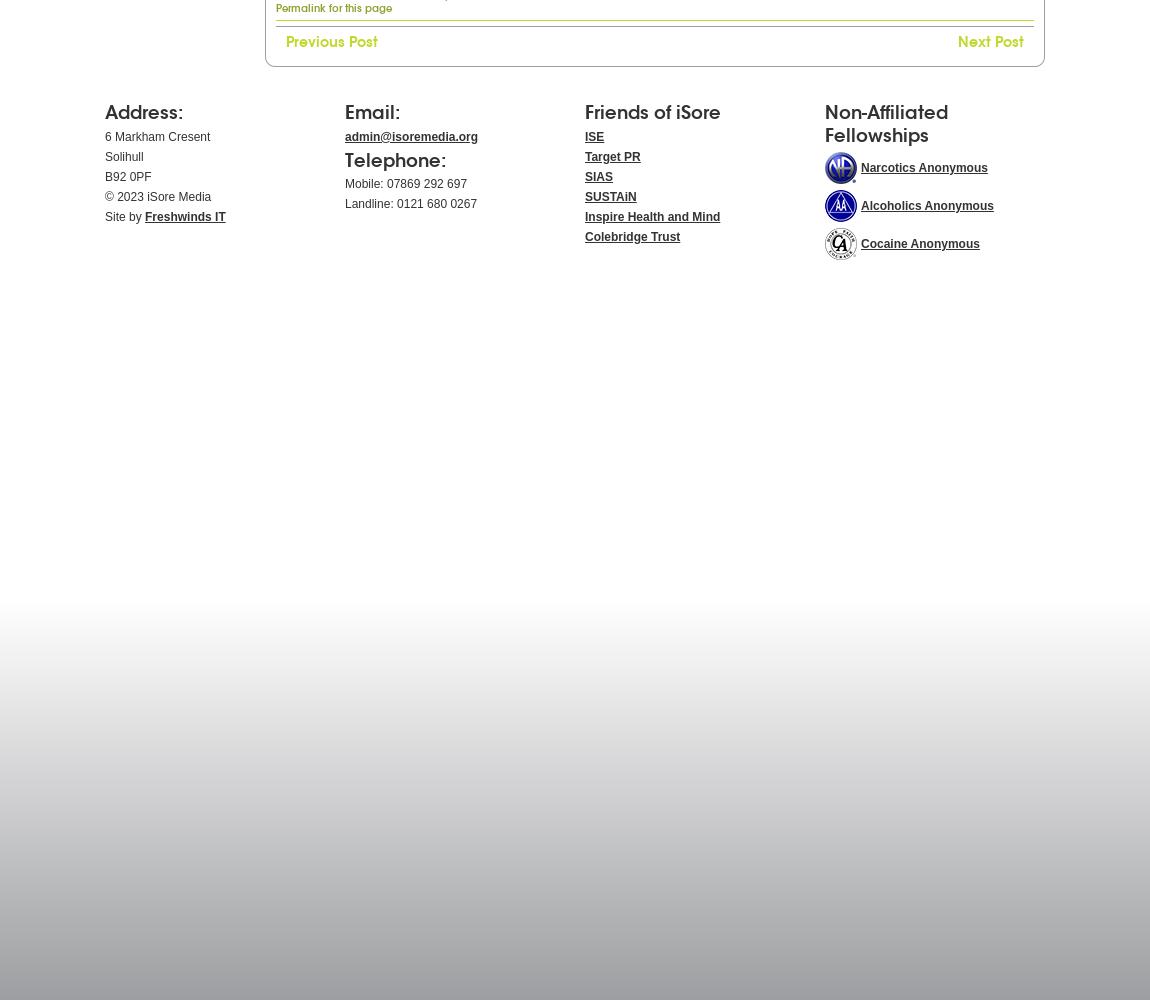 The width and height of the screenshot is (1150, 1000). Describe the element at coordinates (405, 184) in the screenshot. I see `'Mobile: 07869 292 697'` at that location.